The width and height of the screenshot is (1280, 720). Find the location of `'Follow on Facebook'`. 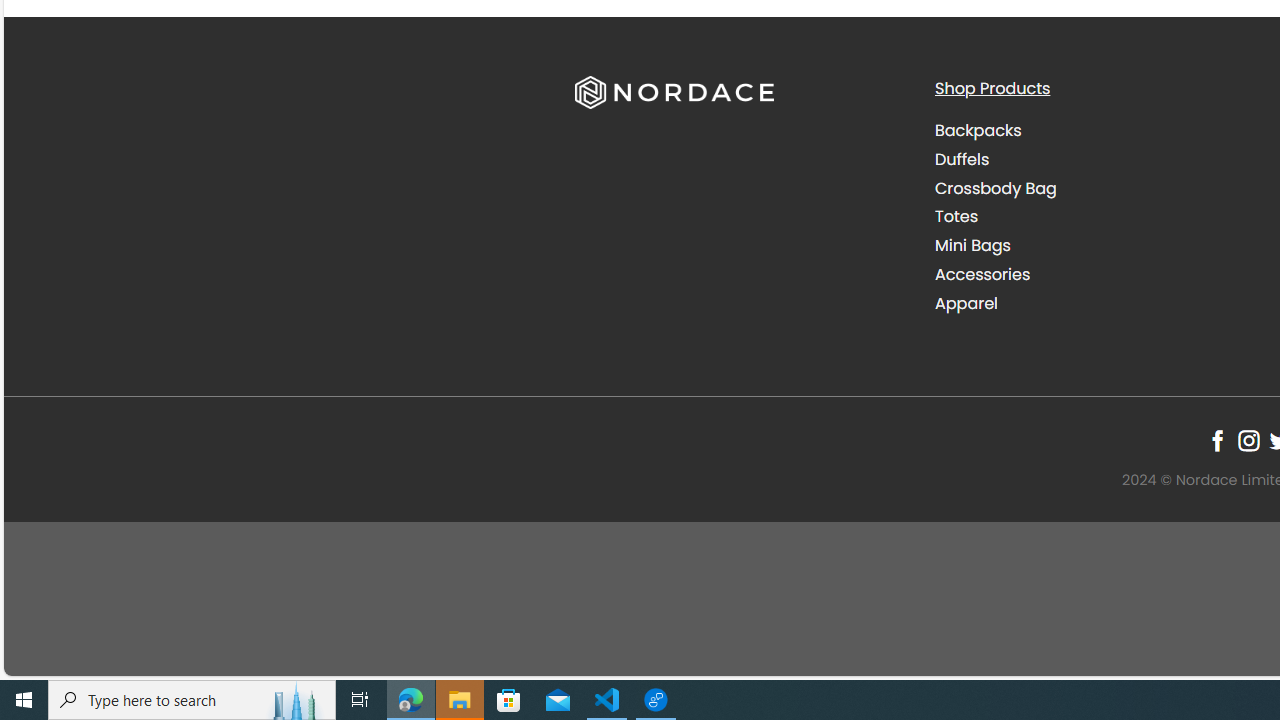

'Follow on Facebook' is located at coordinates (1216, 440).